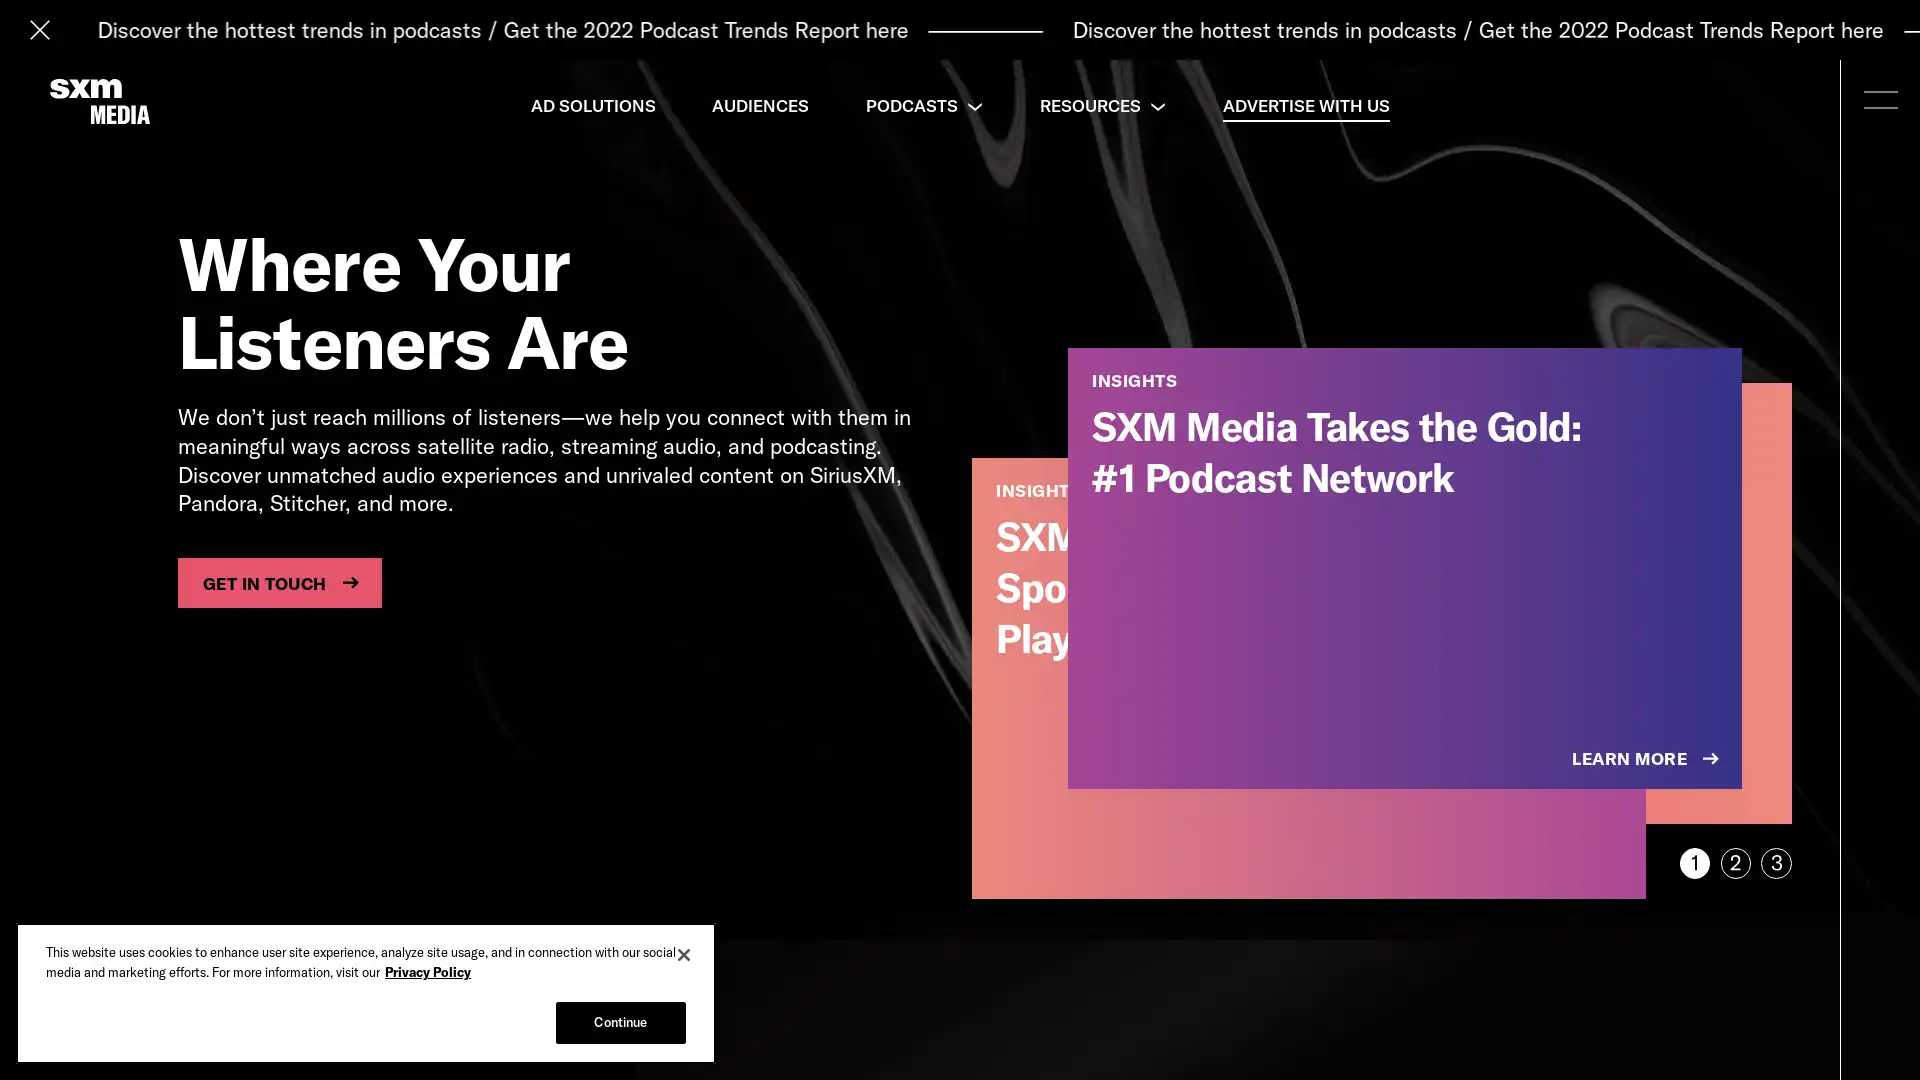 The image size is (1920, 1080). I want to click on LEARN MORE, so click(1647, 759).